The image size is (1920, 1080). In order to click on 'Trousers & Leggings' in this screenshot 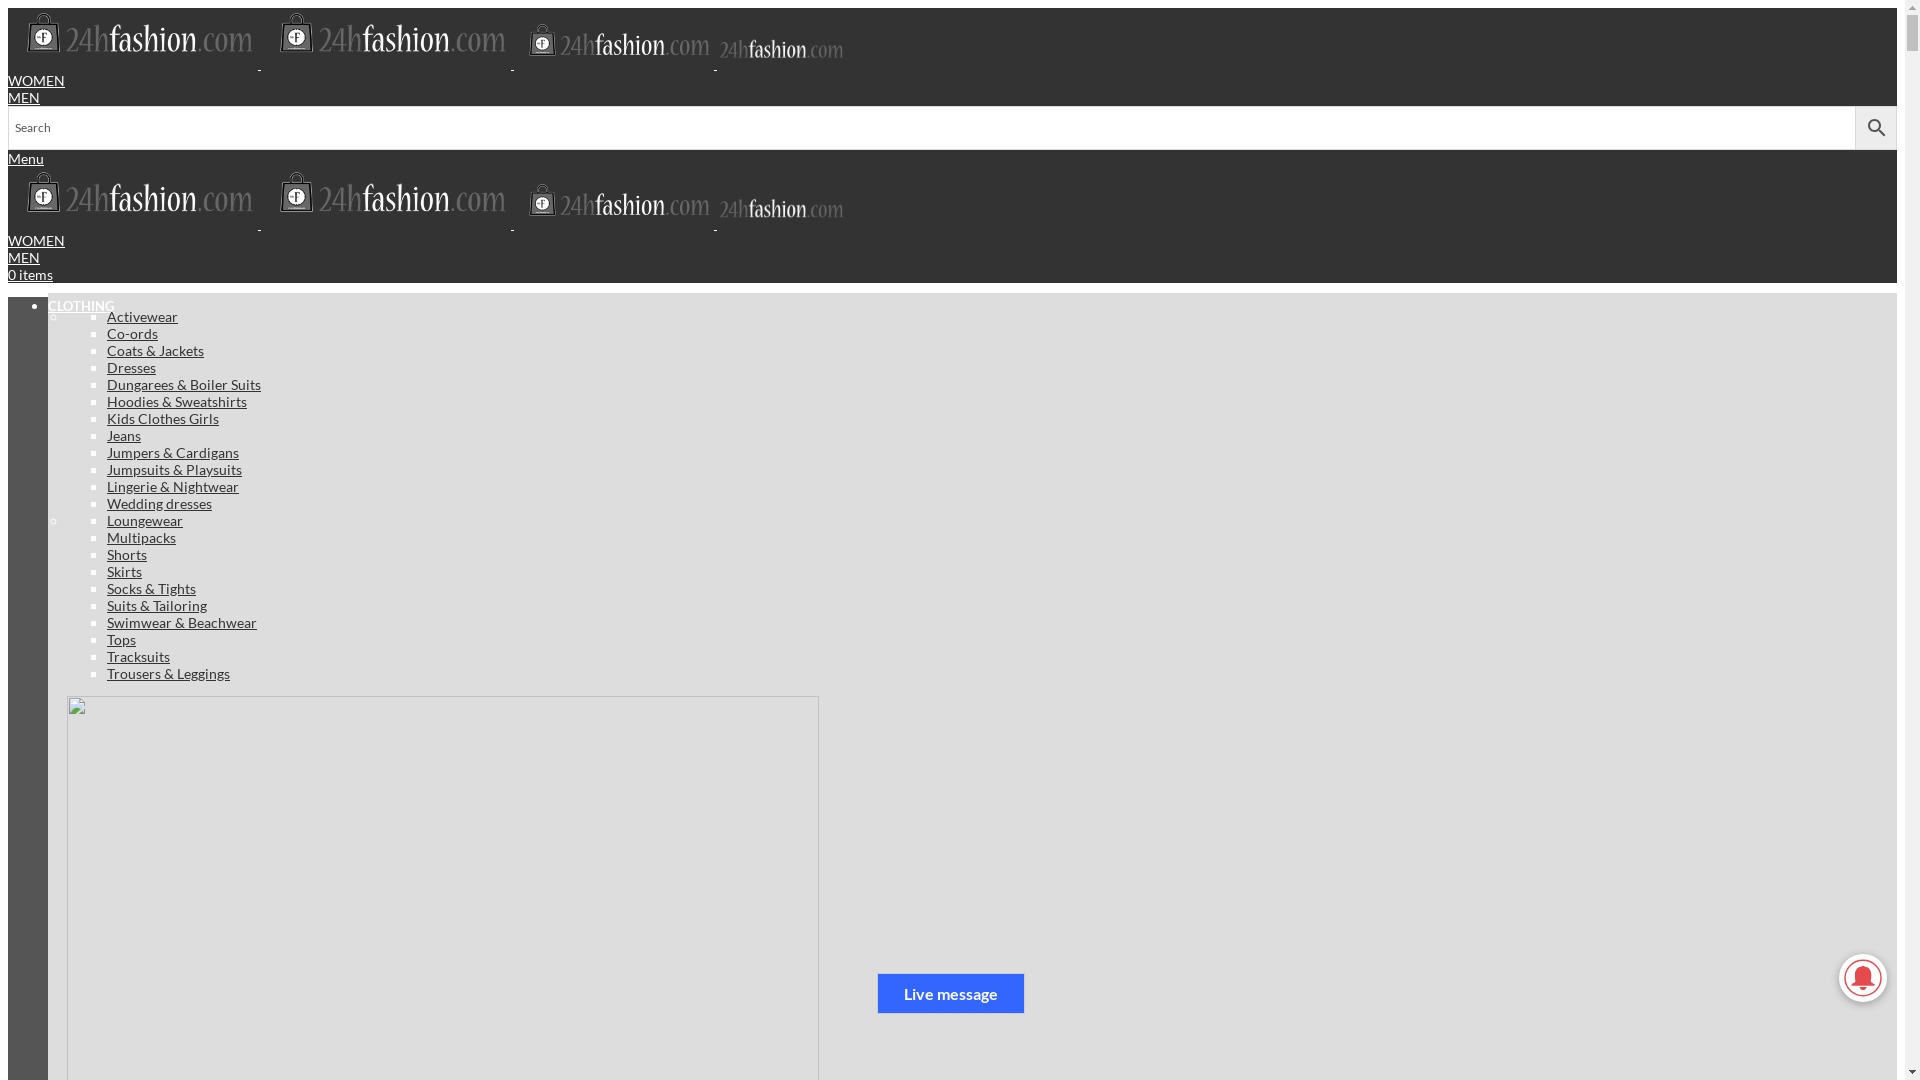, I will do `click(168, 672)`.